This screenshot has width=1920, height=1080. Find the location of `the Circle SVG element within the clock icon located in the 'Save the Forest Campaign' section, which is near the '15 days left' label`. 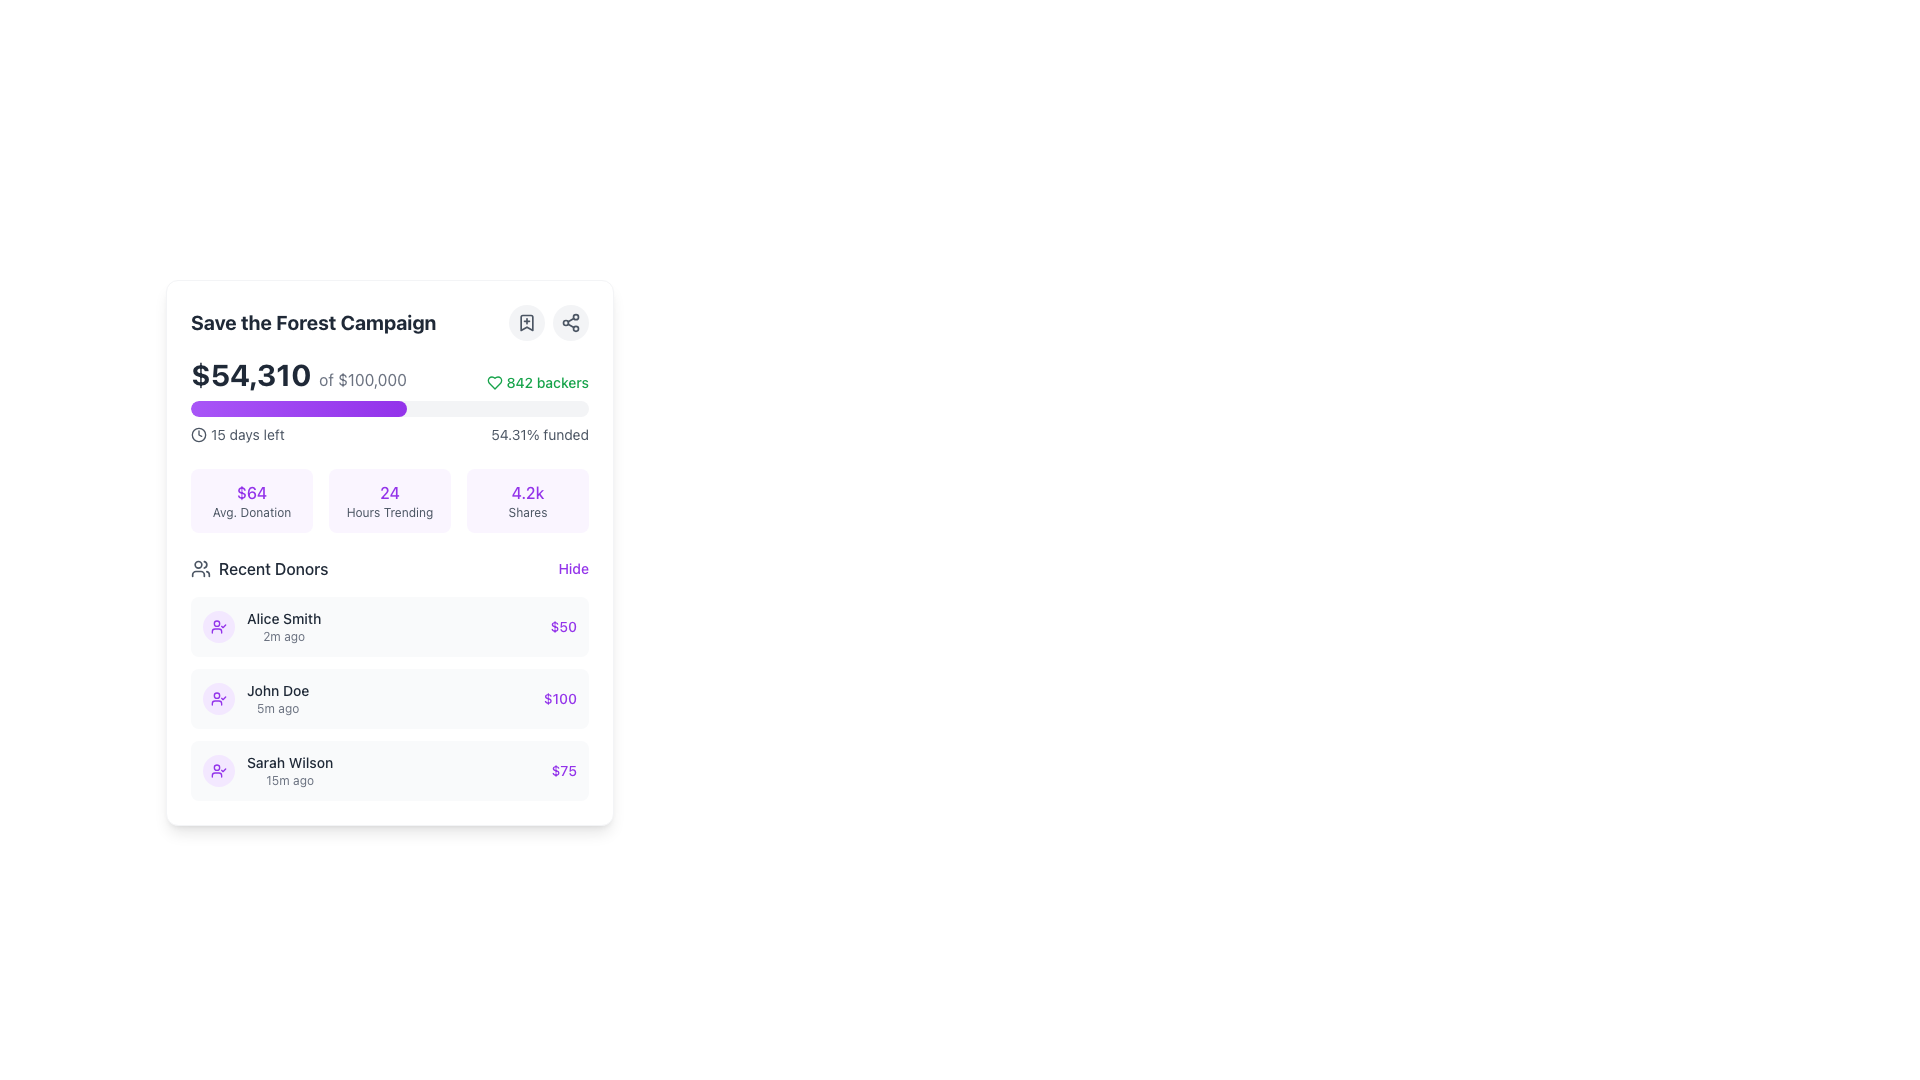

the Circle SVG element within the clock icon located in the 'Save the Forest Campaign' section, which is near the '15 days left' label is located at coordinates (198, 434).